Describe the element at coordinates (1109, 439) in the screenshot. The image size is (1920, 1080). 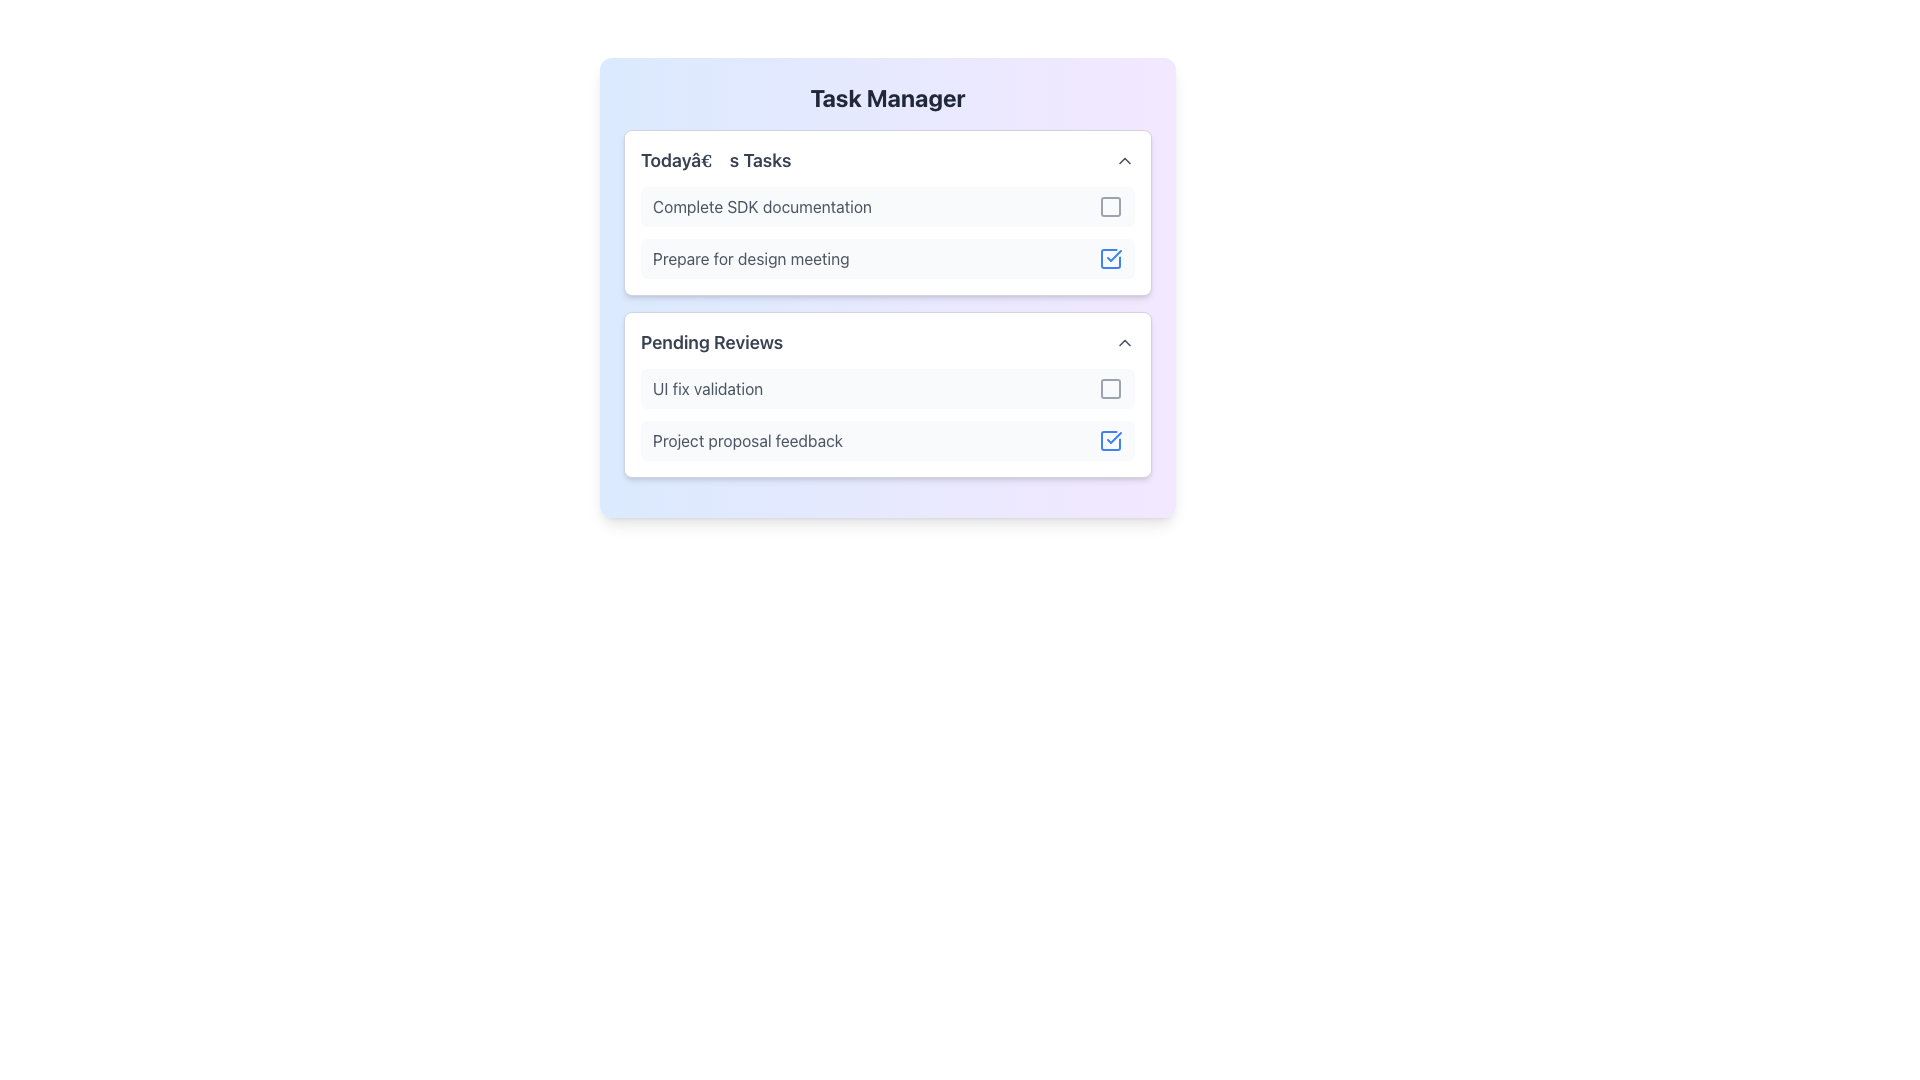
I see `the blue checkbox icon with a checkmark inside located at the far-right side of the 'Project proposal feedback' row` at that location.